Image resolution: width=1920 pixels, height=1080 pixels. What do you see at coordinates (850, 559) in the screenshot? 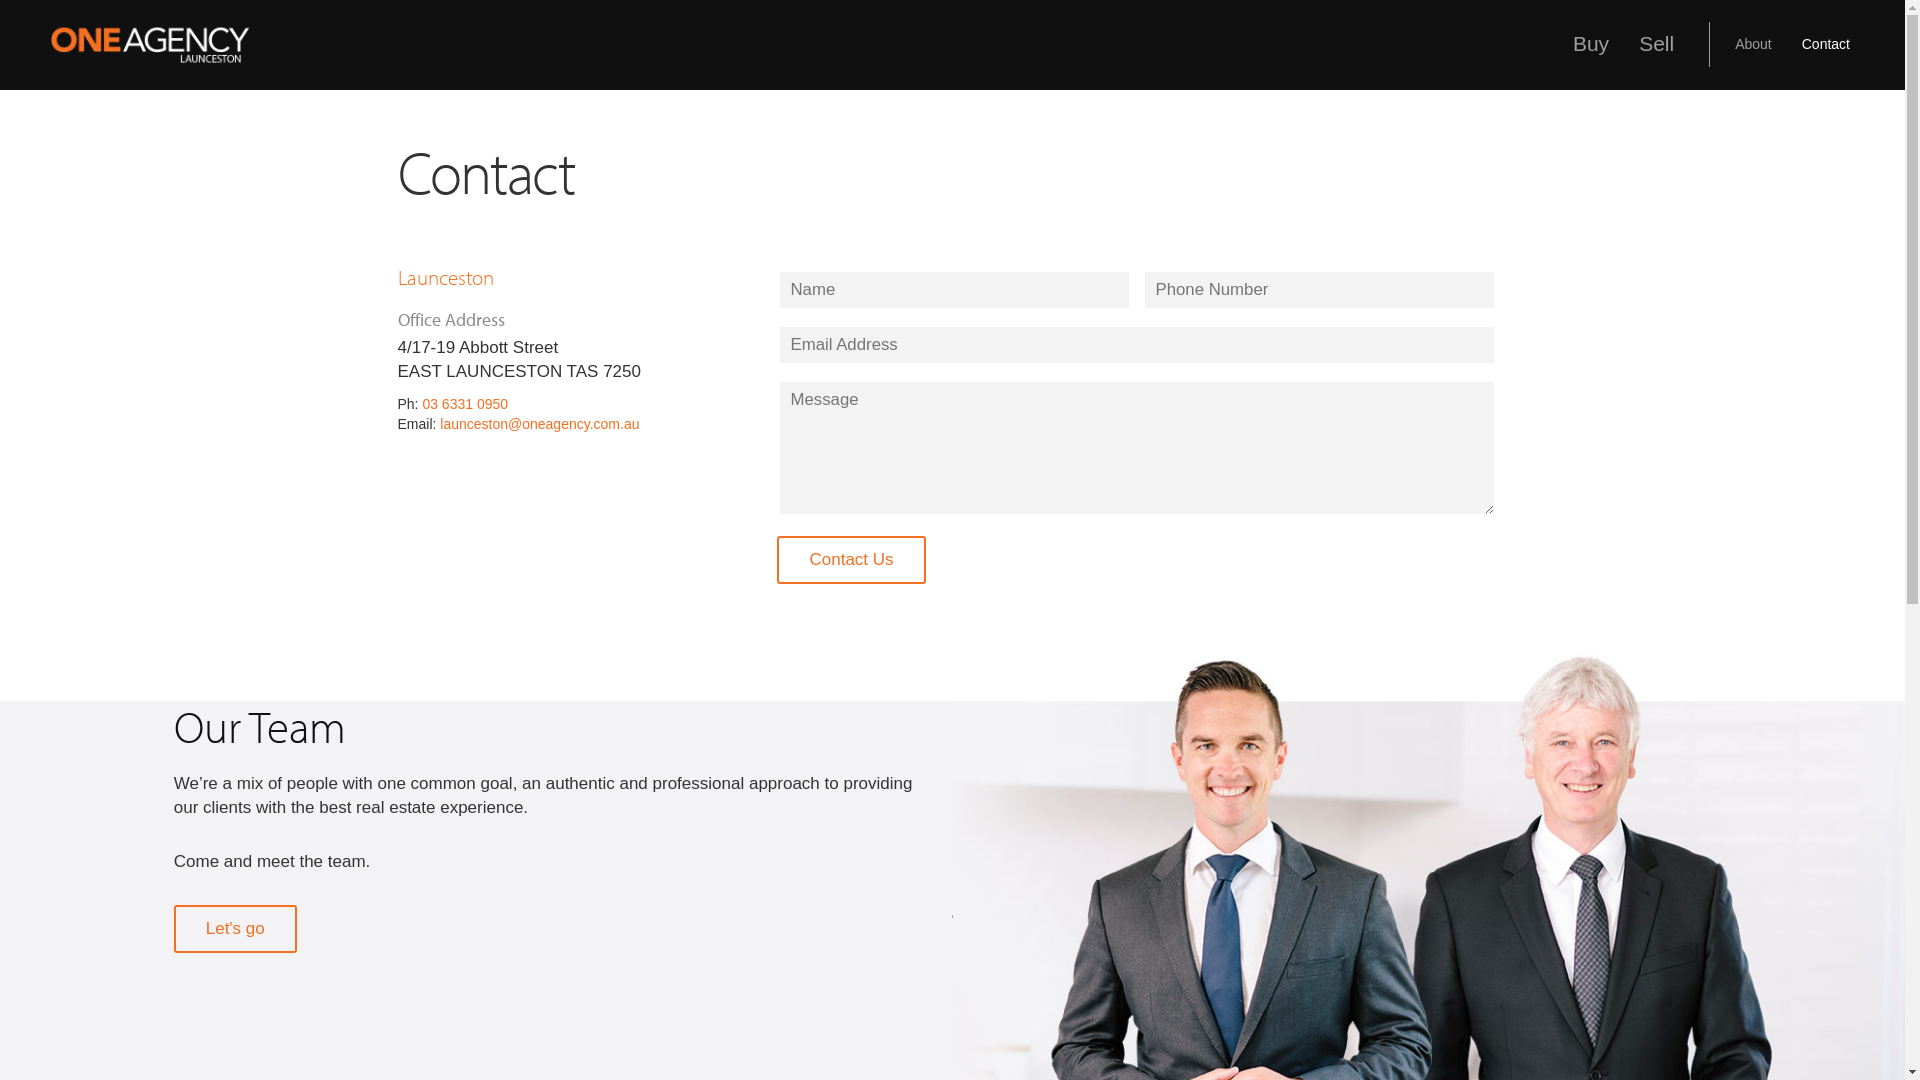
I see `'Contact Us'` at bounding box center [850, 559].